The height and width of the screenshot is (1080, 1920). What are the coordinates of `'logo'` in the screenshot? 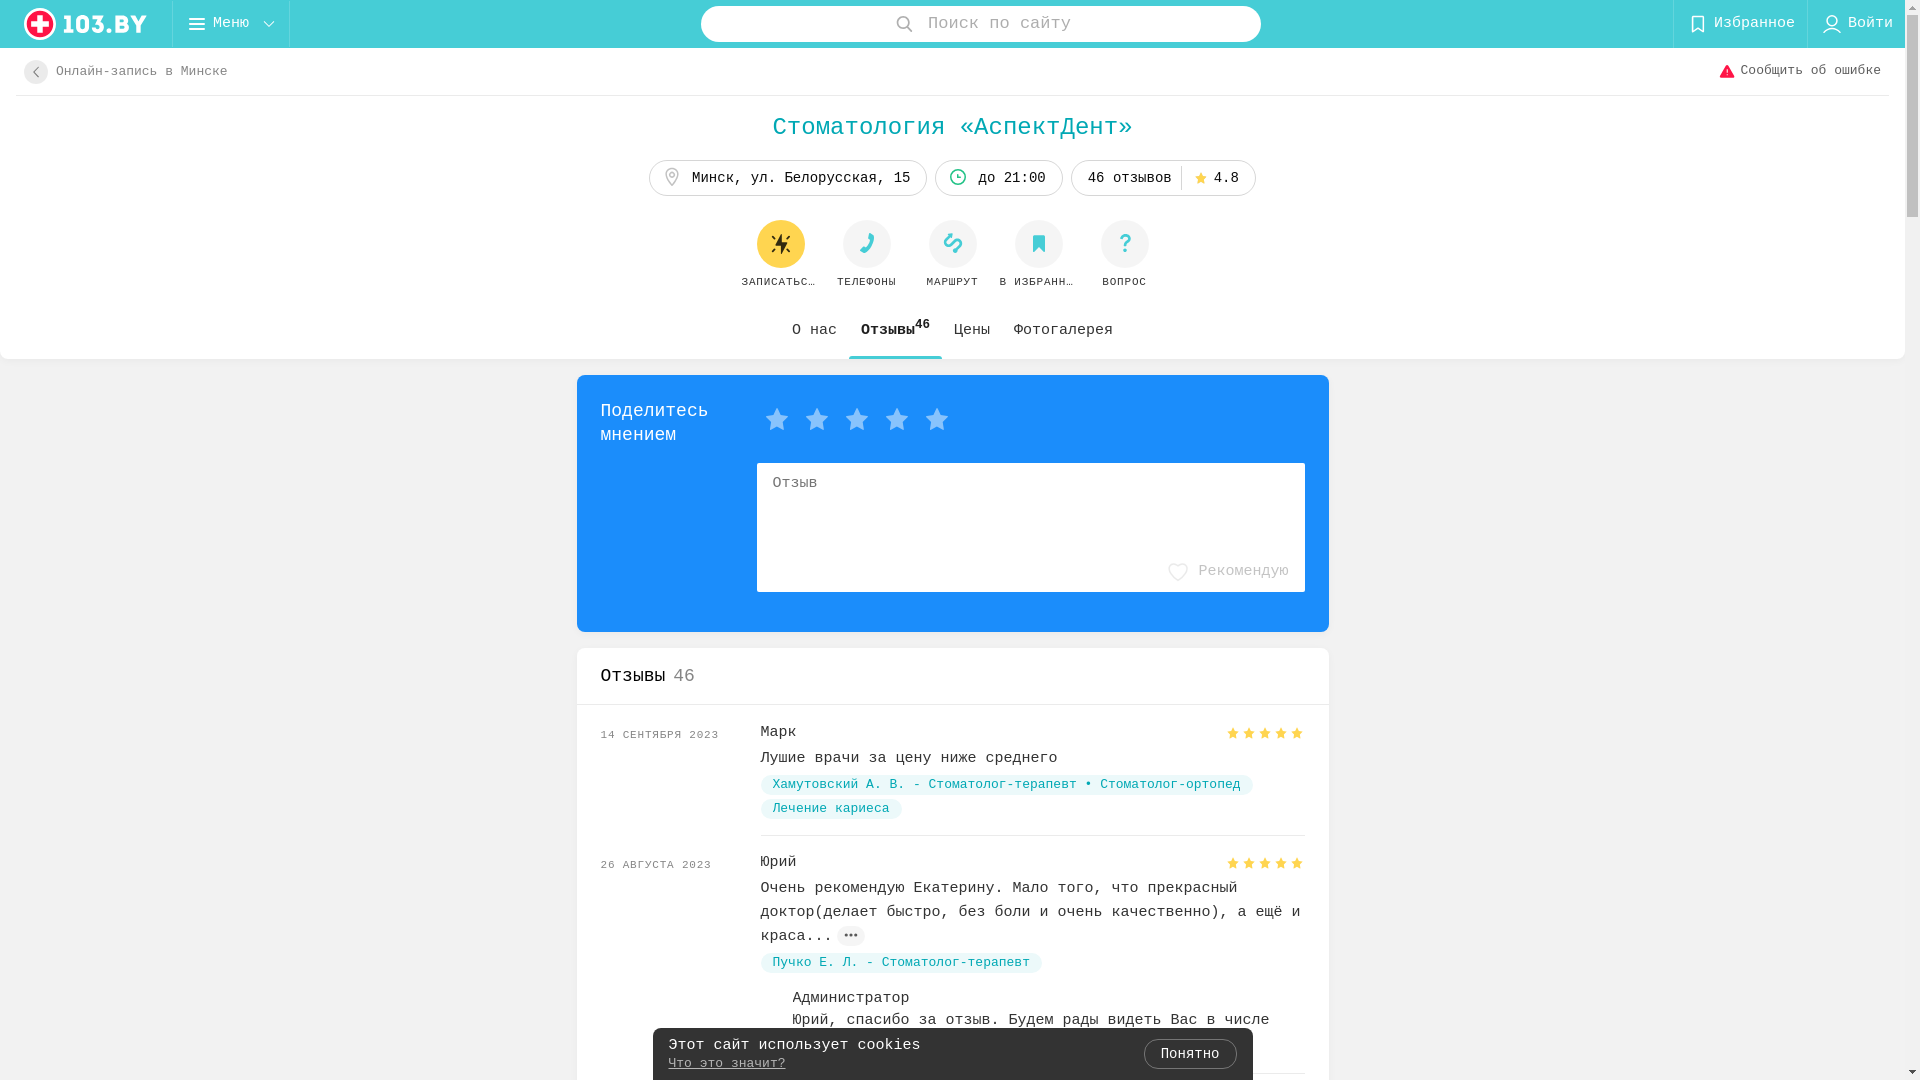 It's located at (24, 23).